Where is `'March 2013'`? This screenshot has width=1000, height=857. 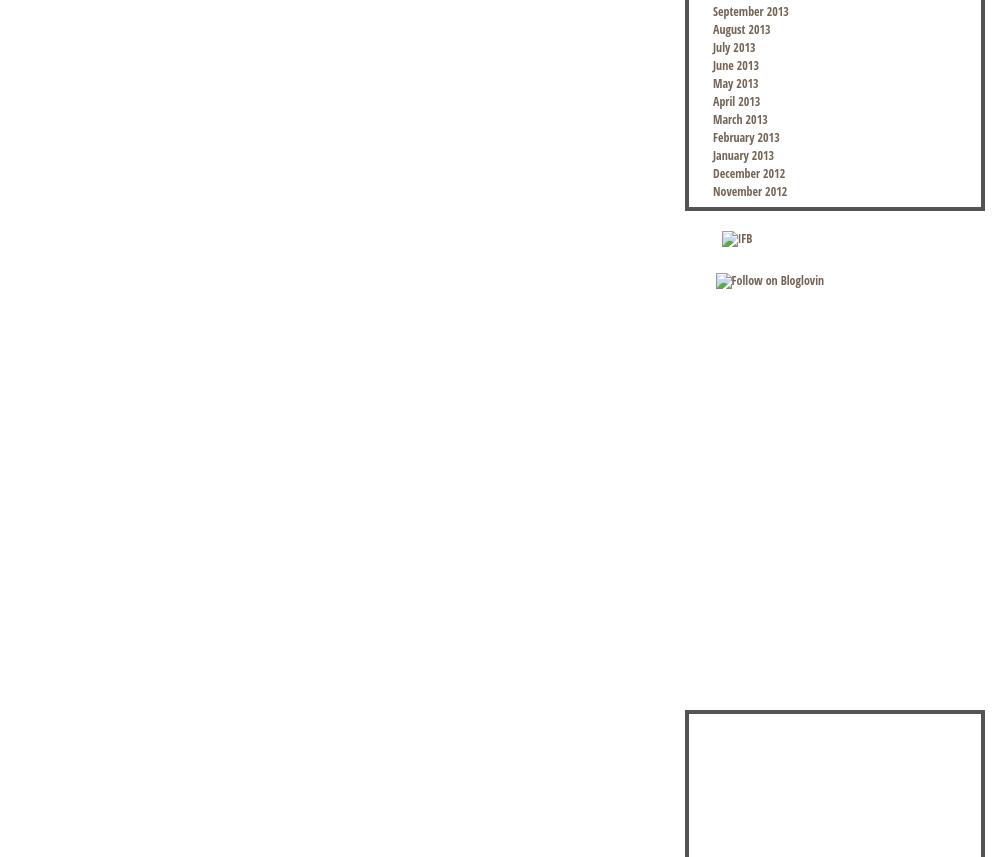 'March 2013' is located at coordinates (739, 118).